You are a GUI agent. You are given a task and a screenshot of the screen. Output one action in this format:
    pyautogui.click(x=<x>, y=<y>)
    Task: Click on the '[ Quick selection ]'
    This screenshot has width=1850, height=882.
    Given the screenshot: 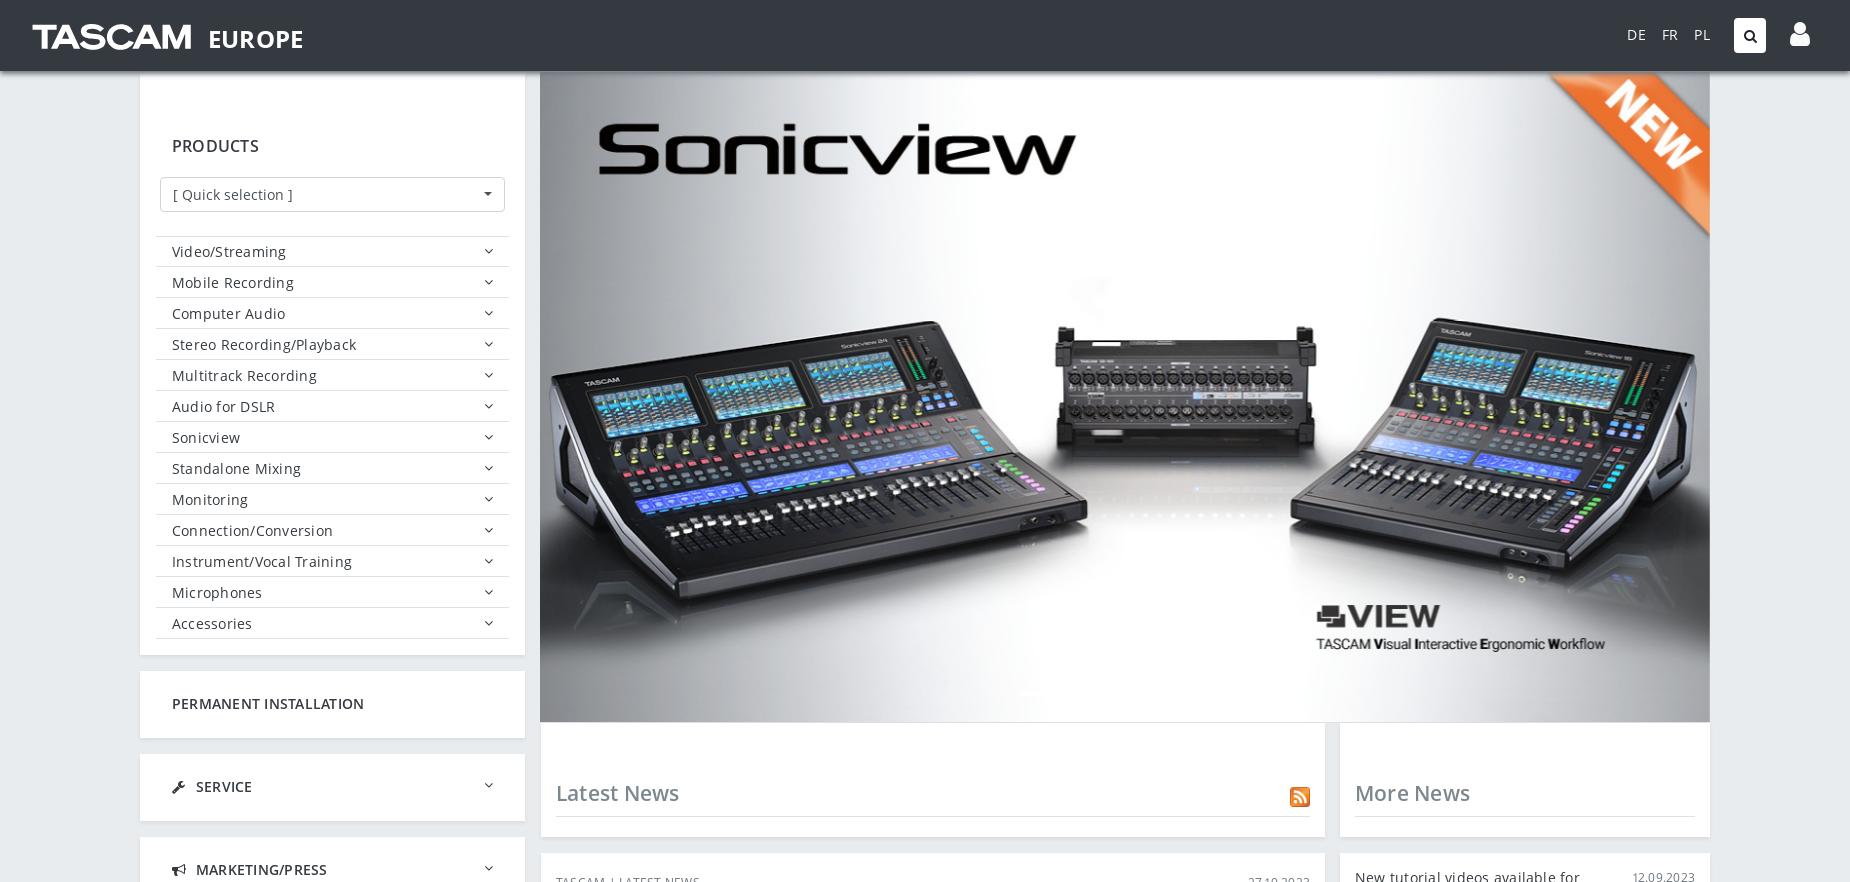 What is the action you would take?
    pyautogui.click(x=231, y=194)
    